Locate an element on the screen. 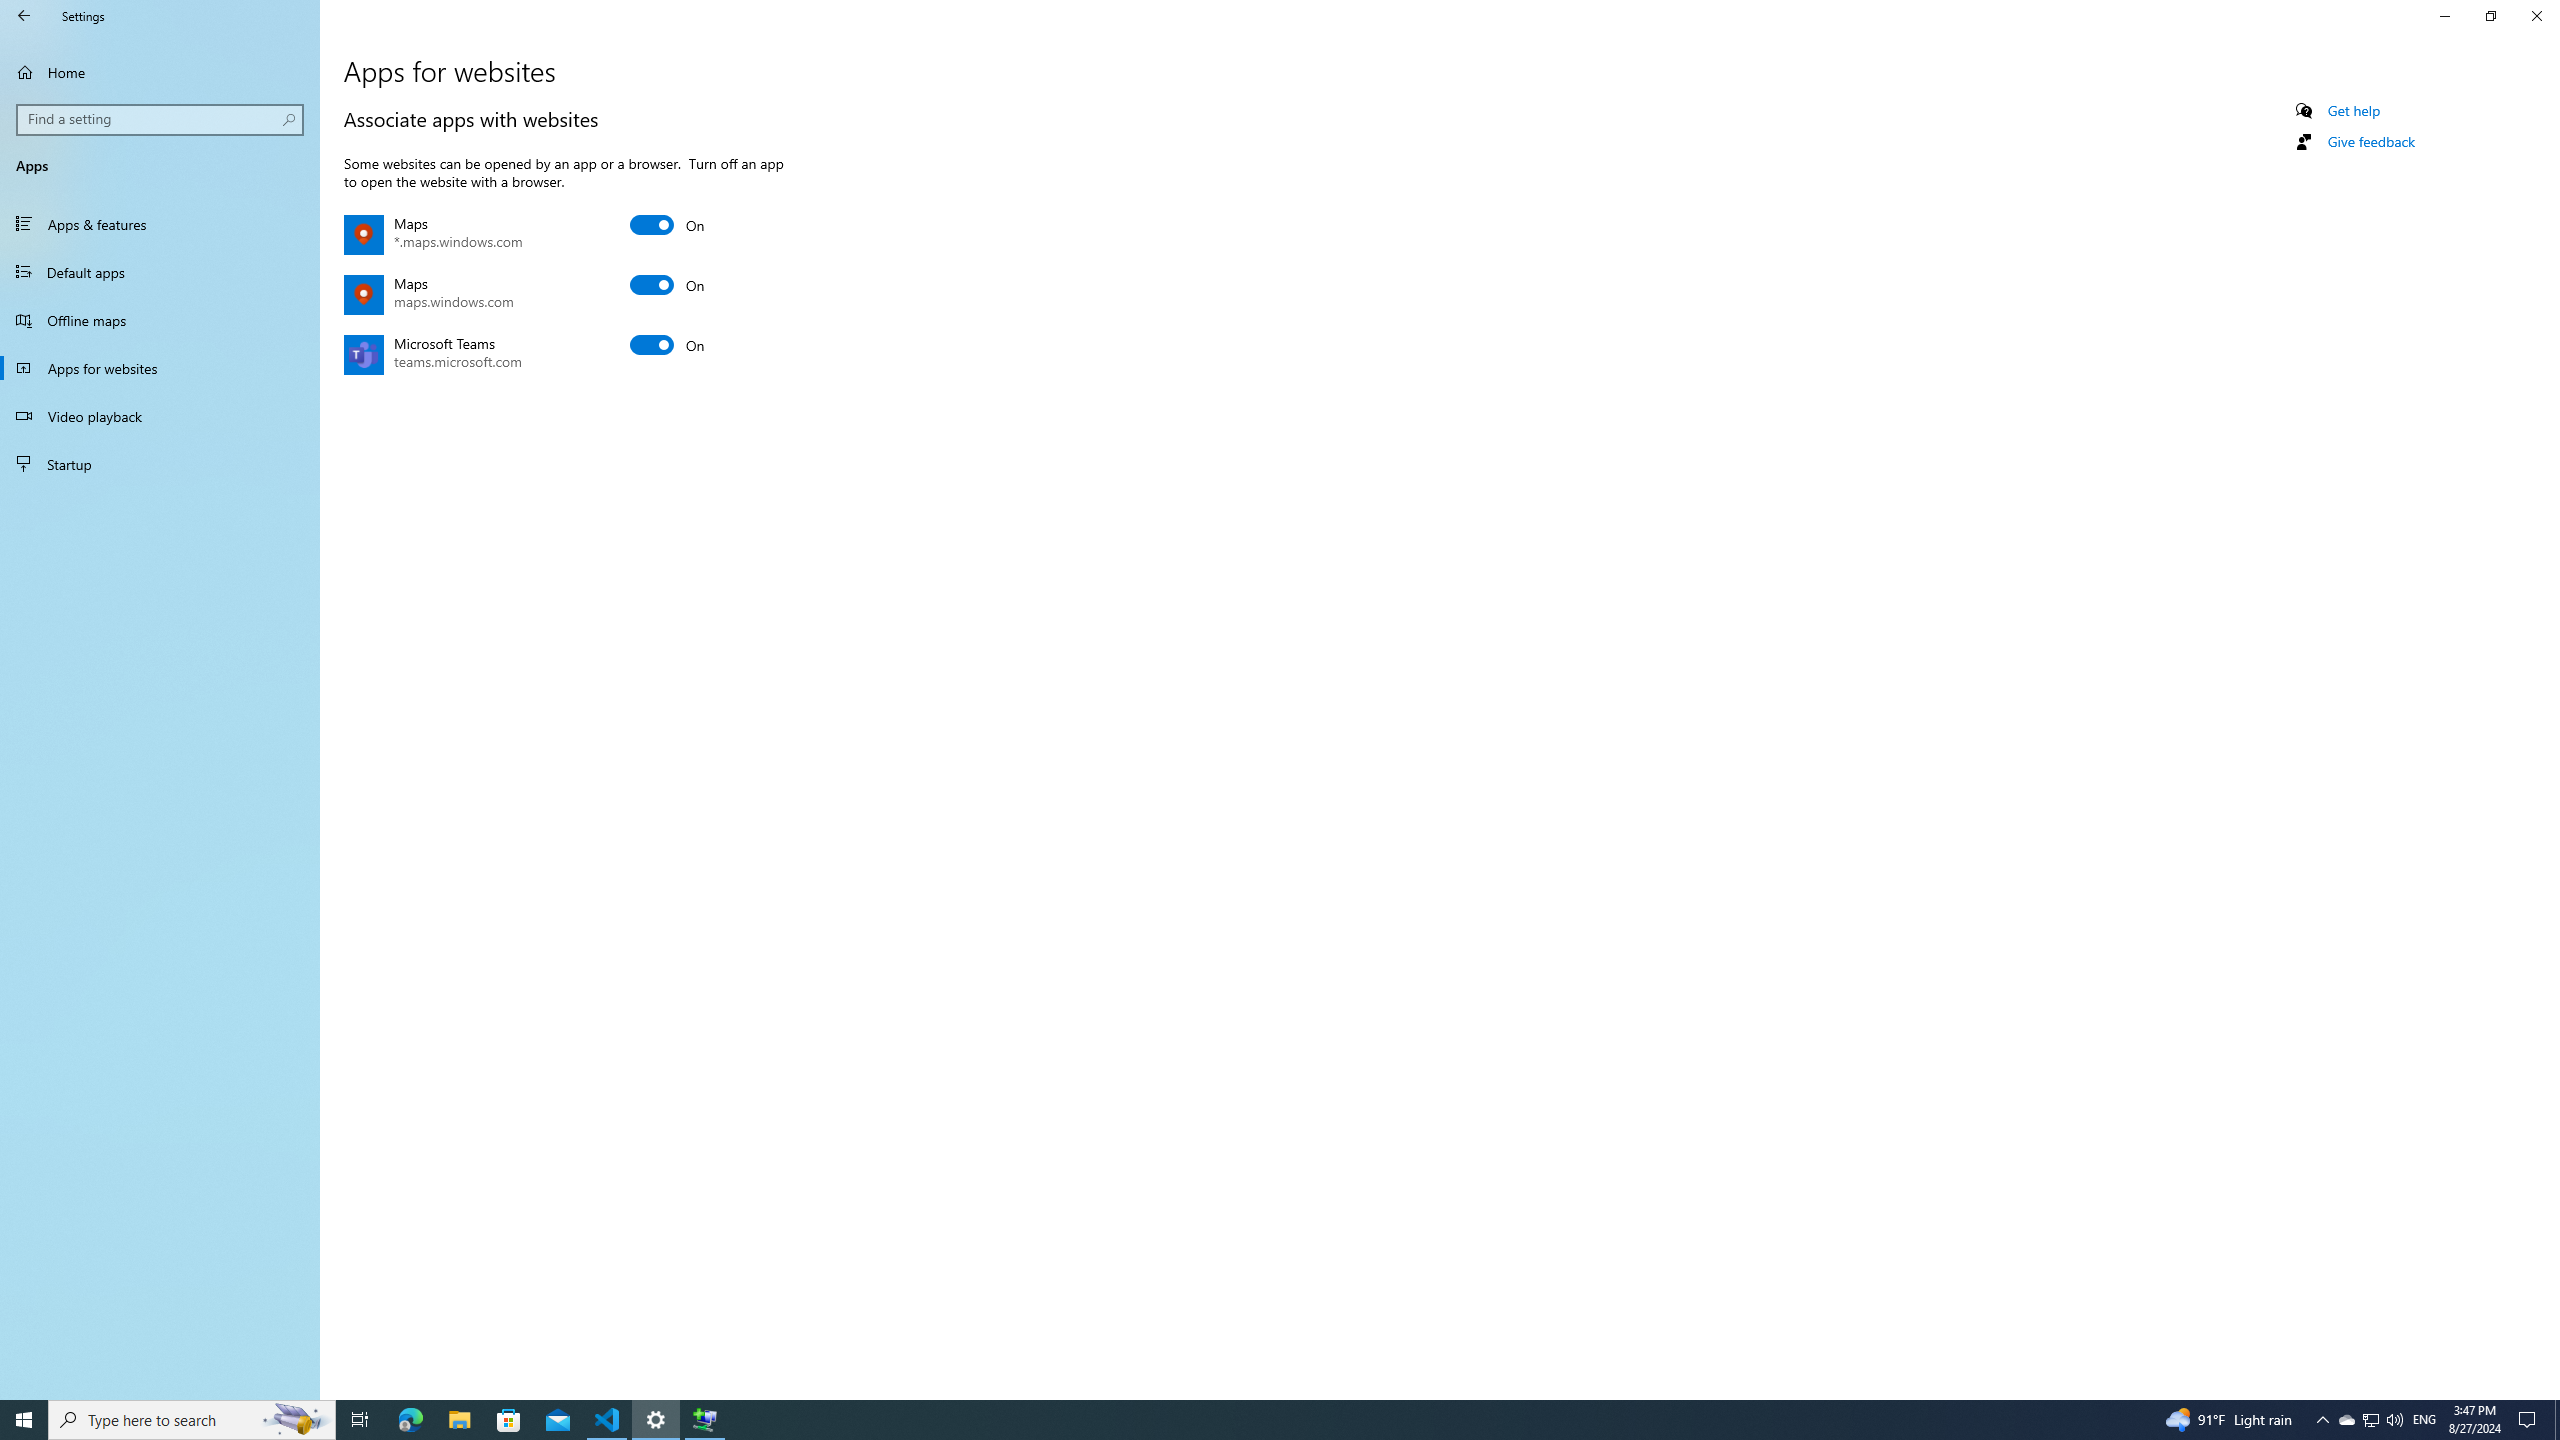 Image resolution: width=2560 pixels, height=1440 pixels. 'Default apps' is located at coordinates (159, 271).